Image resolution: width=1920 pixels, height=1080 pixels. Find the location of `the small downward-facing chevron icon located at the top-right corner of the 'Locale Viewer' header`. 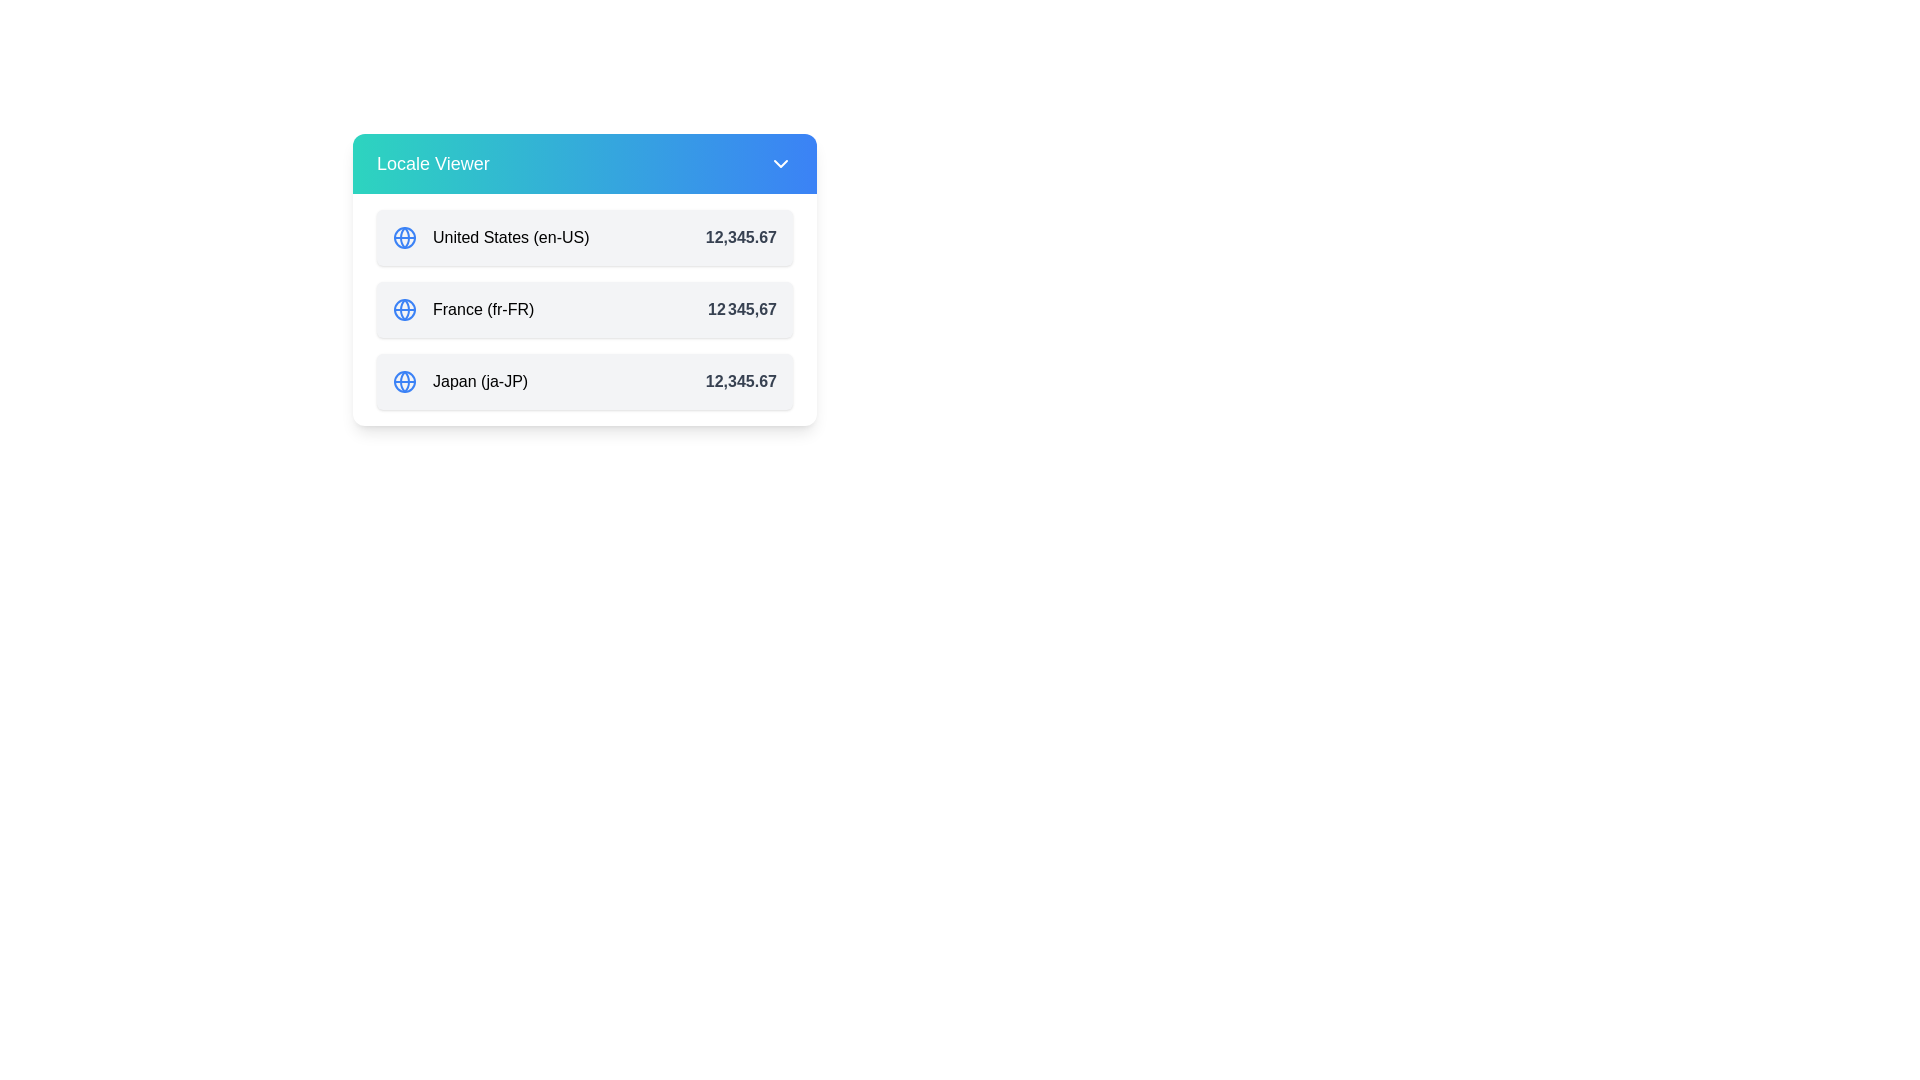

the small downward-facing chevron icon located at the top-right corner of the 'Locale Viewer' header is located at coordinates (780, 163).